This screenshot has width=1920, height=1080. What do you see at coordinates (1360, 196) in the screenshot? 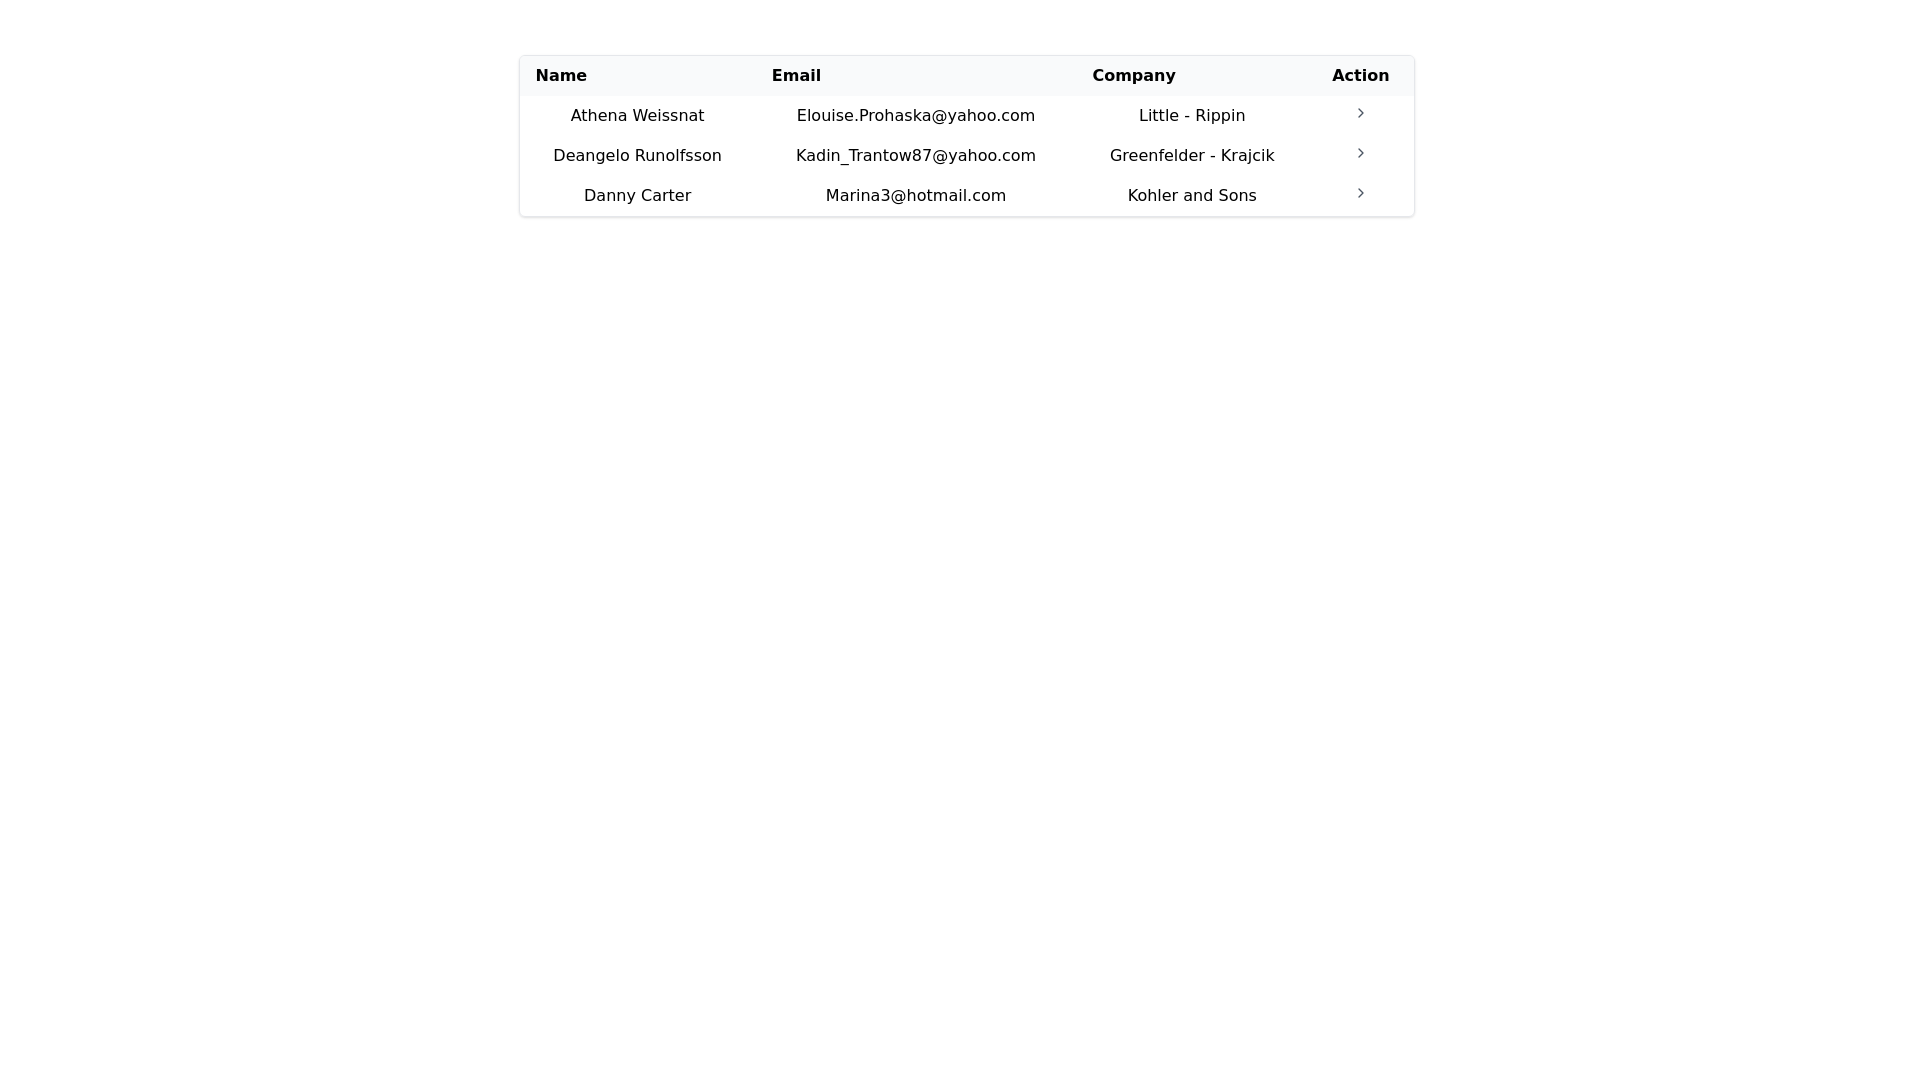
I see `the chevron icon in the last cell of the row for 'Danny Carter' in the 'Action' column` at bounding box center [1360, 196].